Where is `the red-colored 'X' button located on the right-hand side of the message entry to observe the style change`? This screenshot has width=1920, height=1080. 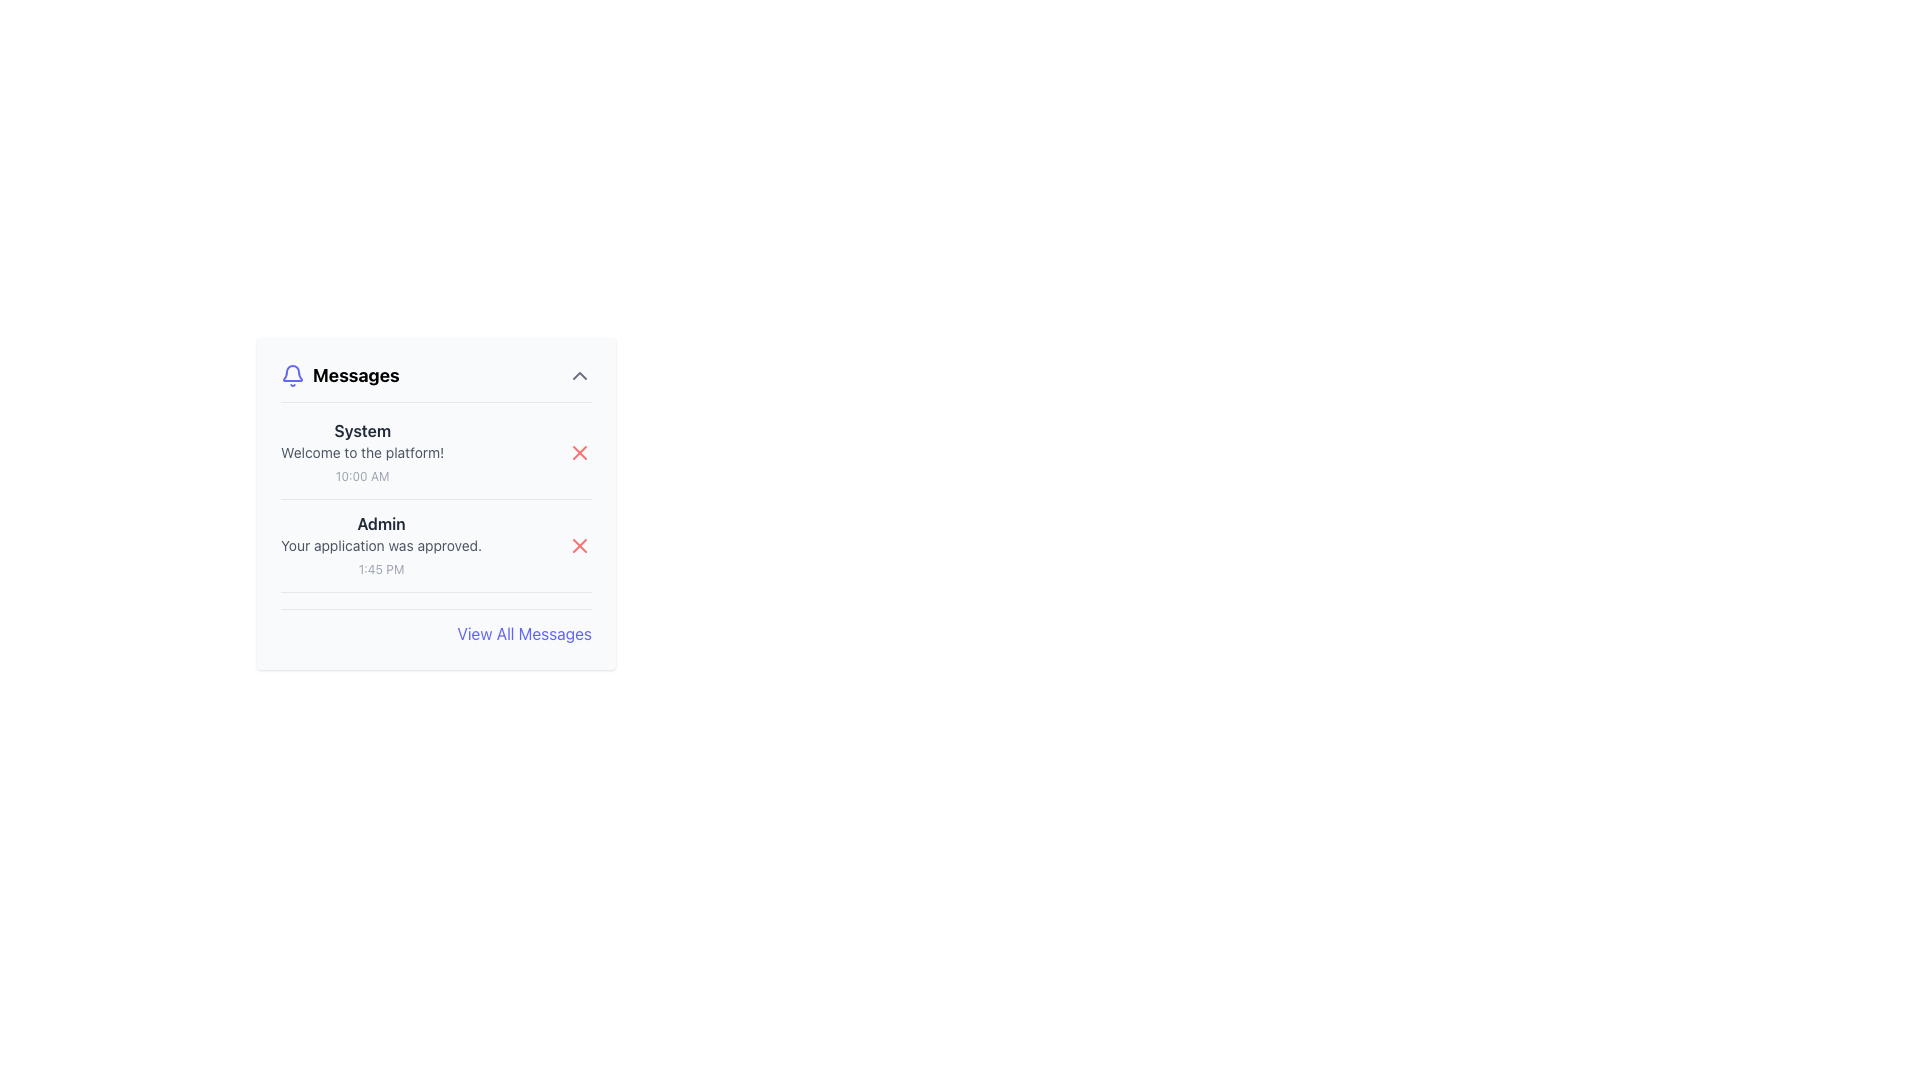 the red-colored 'X' button located on the right-hand side of the message entry to observe the style change is located at coordinates (579, 546).